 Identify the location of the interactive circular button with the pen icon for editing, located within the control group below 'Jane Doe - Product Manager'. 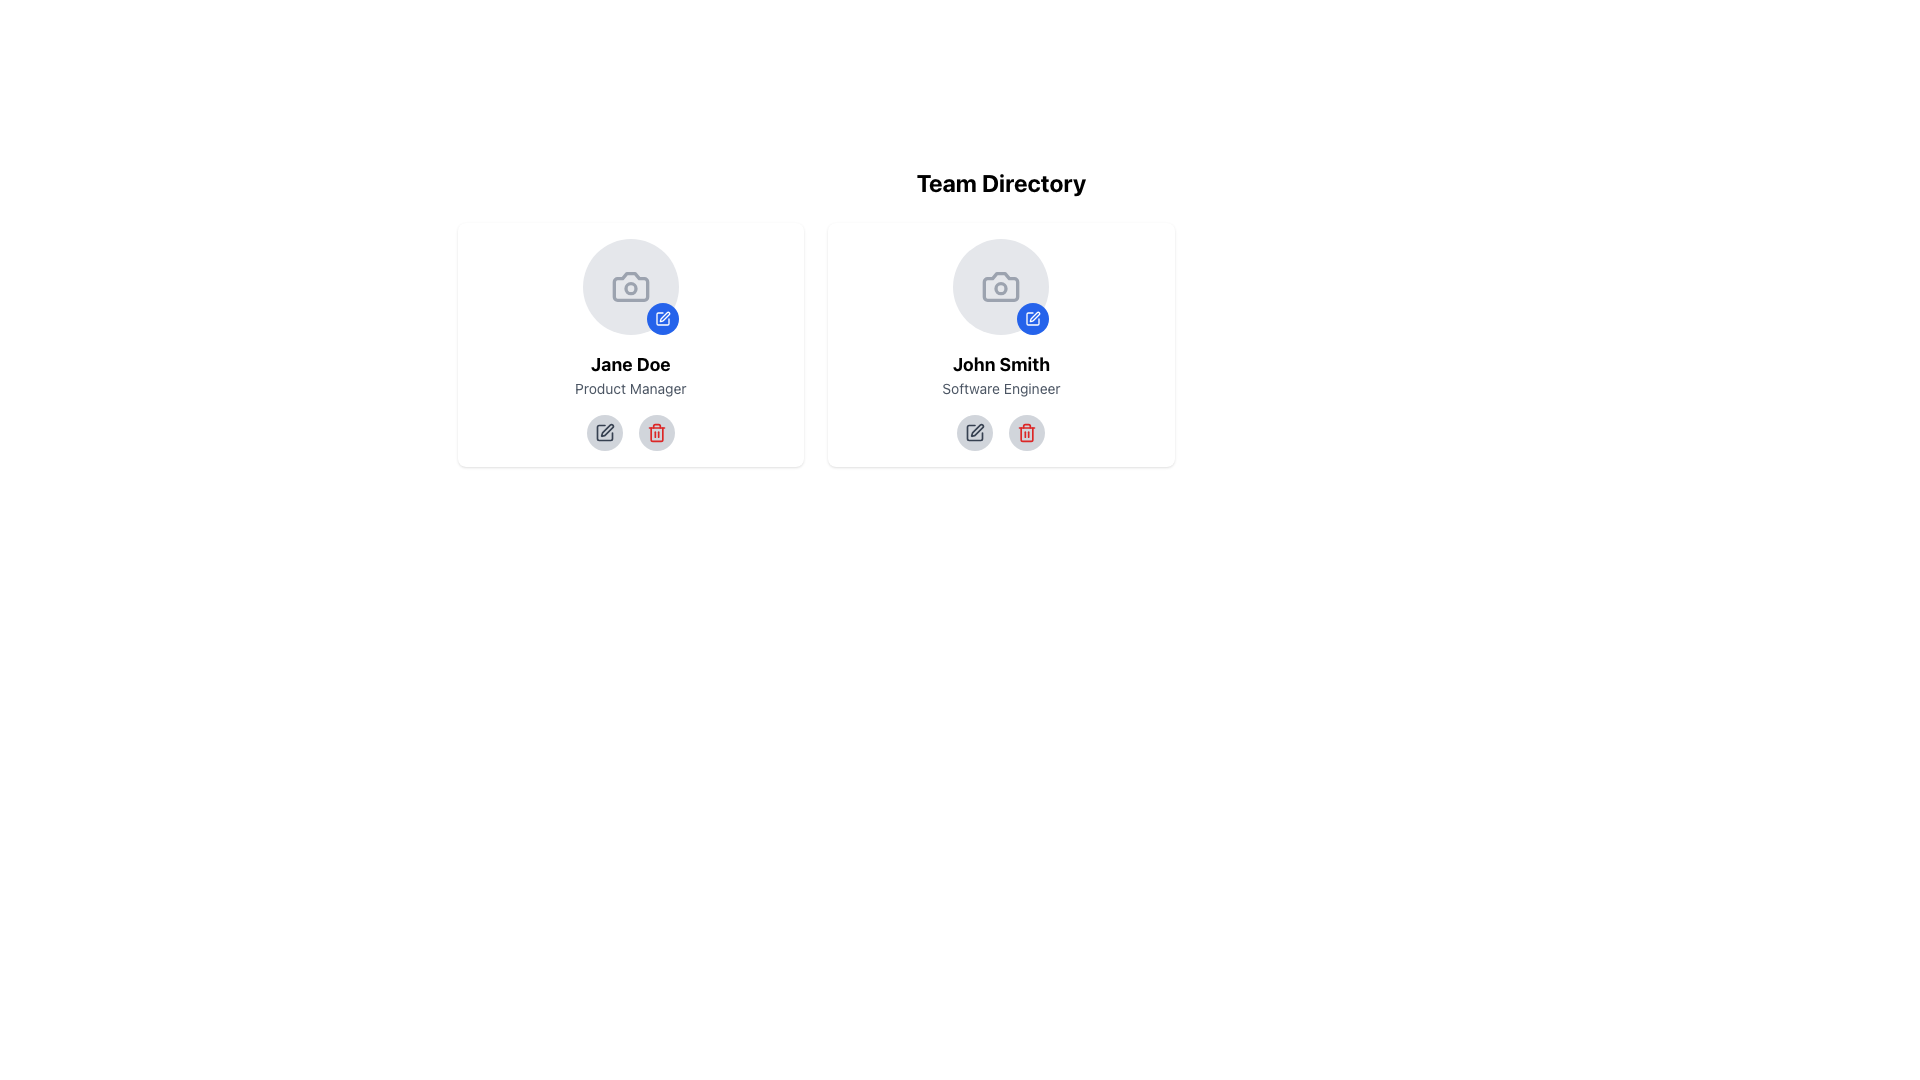
(629, 431).